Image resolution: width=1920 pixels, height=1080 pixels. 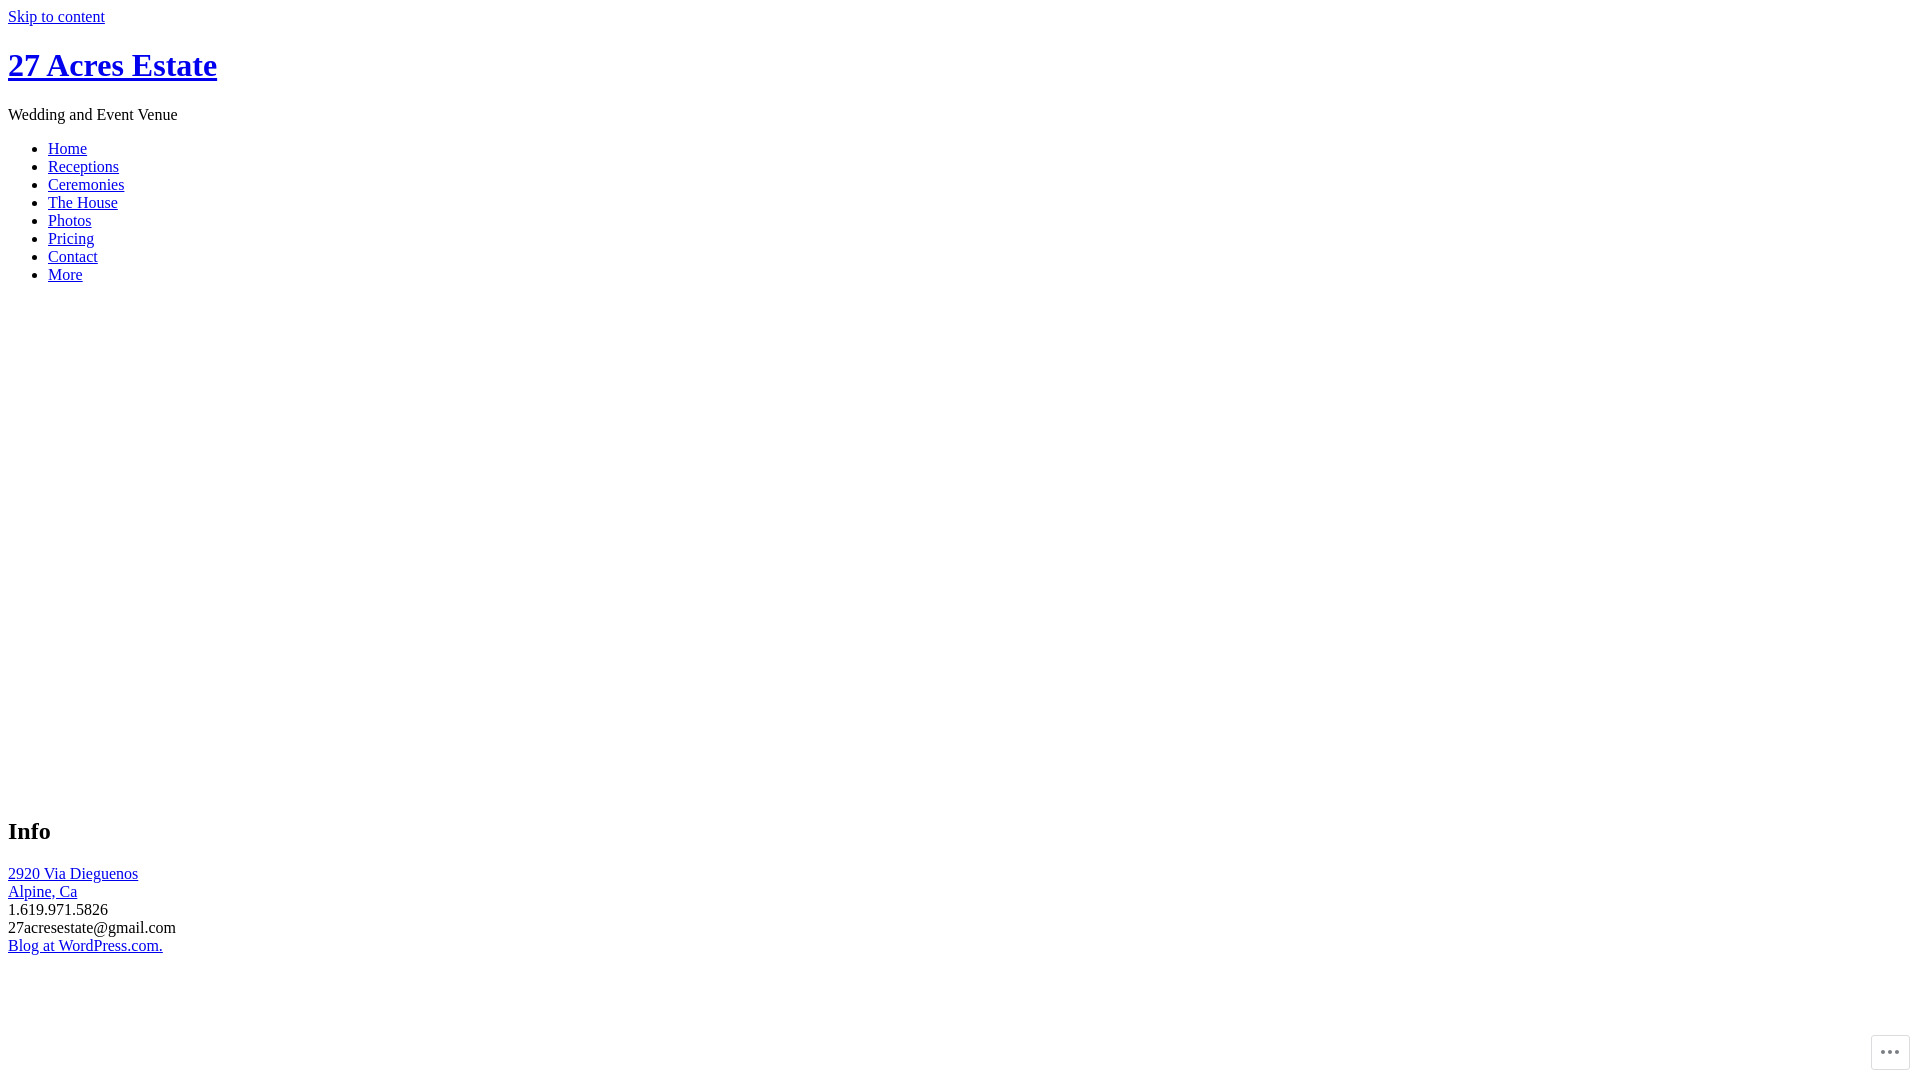 I want to click on 'Photos', so click(x=70, y=220).